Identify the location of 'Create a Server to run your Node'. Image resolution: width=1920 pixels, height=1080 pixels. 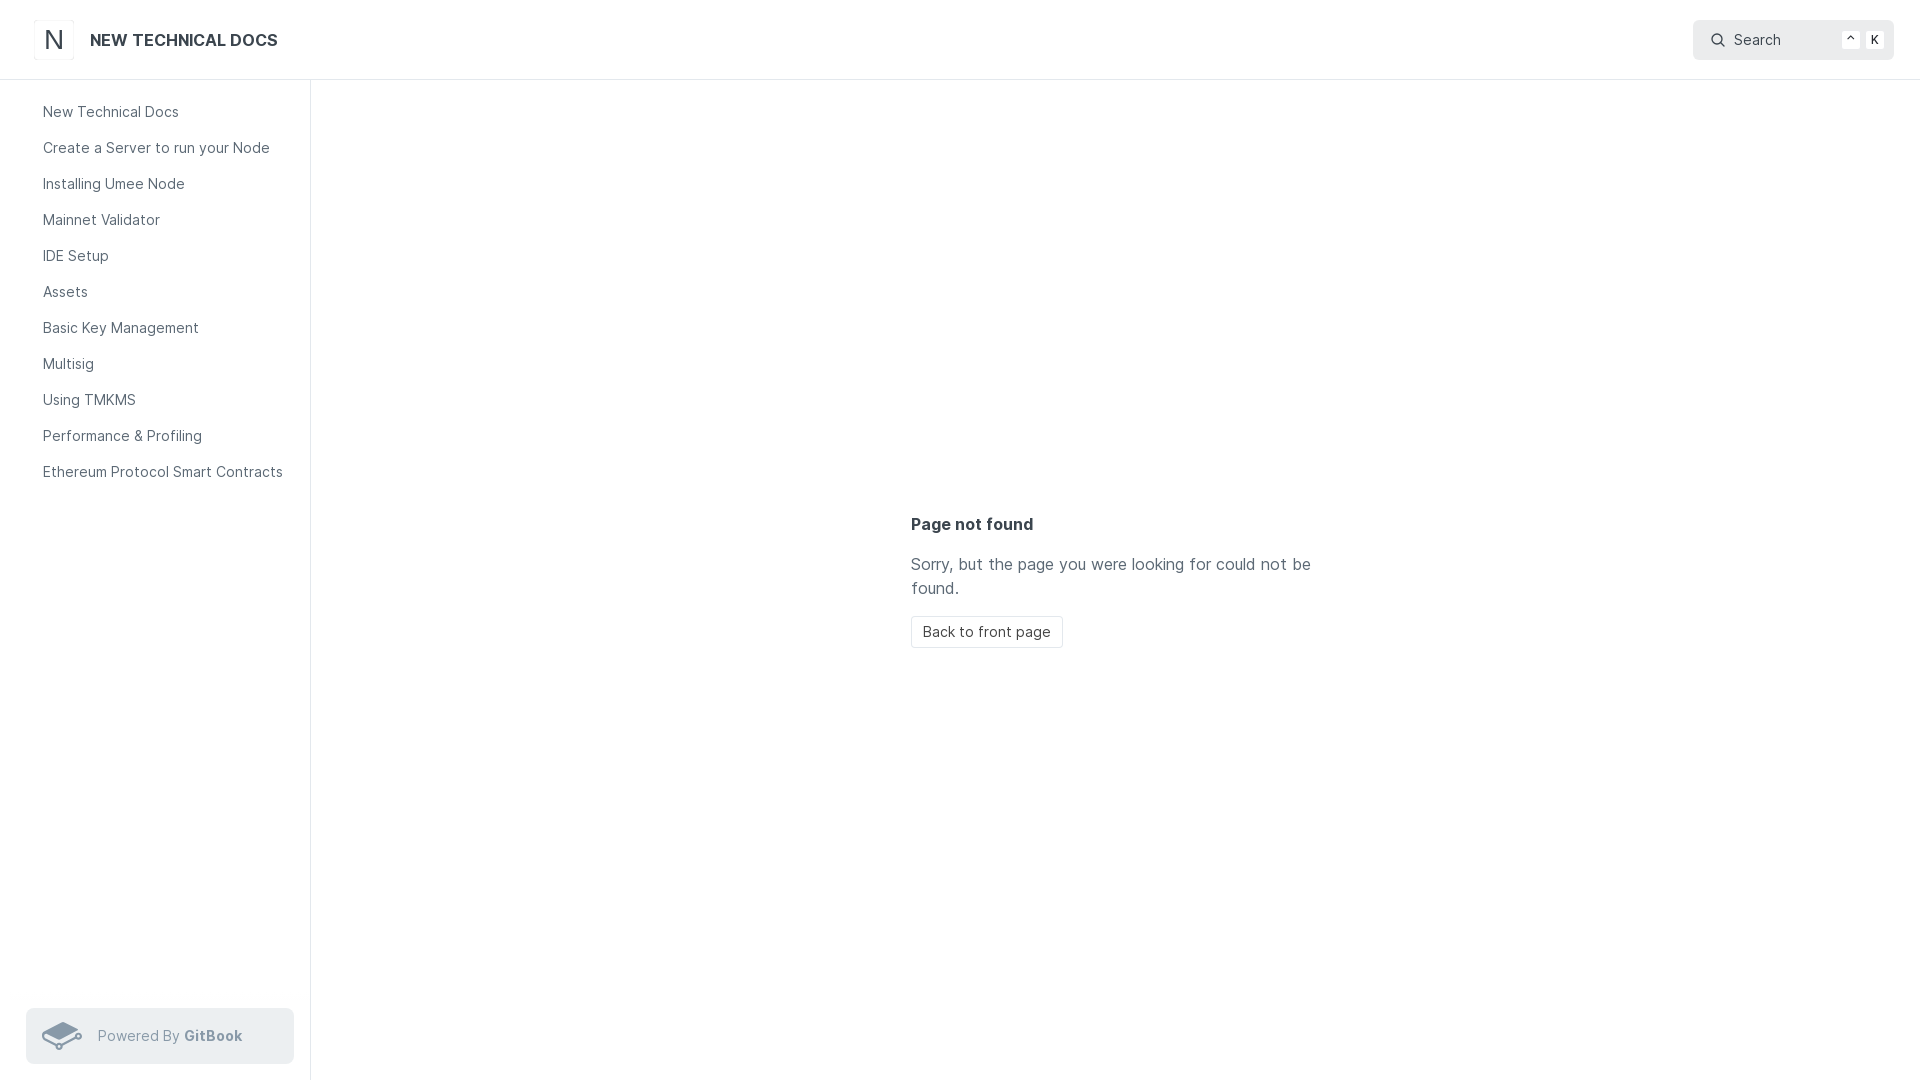
(168, 146).